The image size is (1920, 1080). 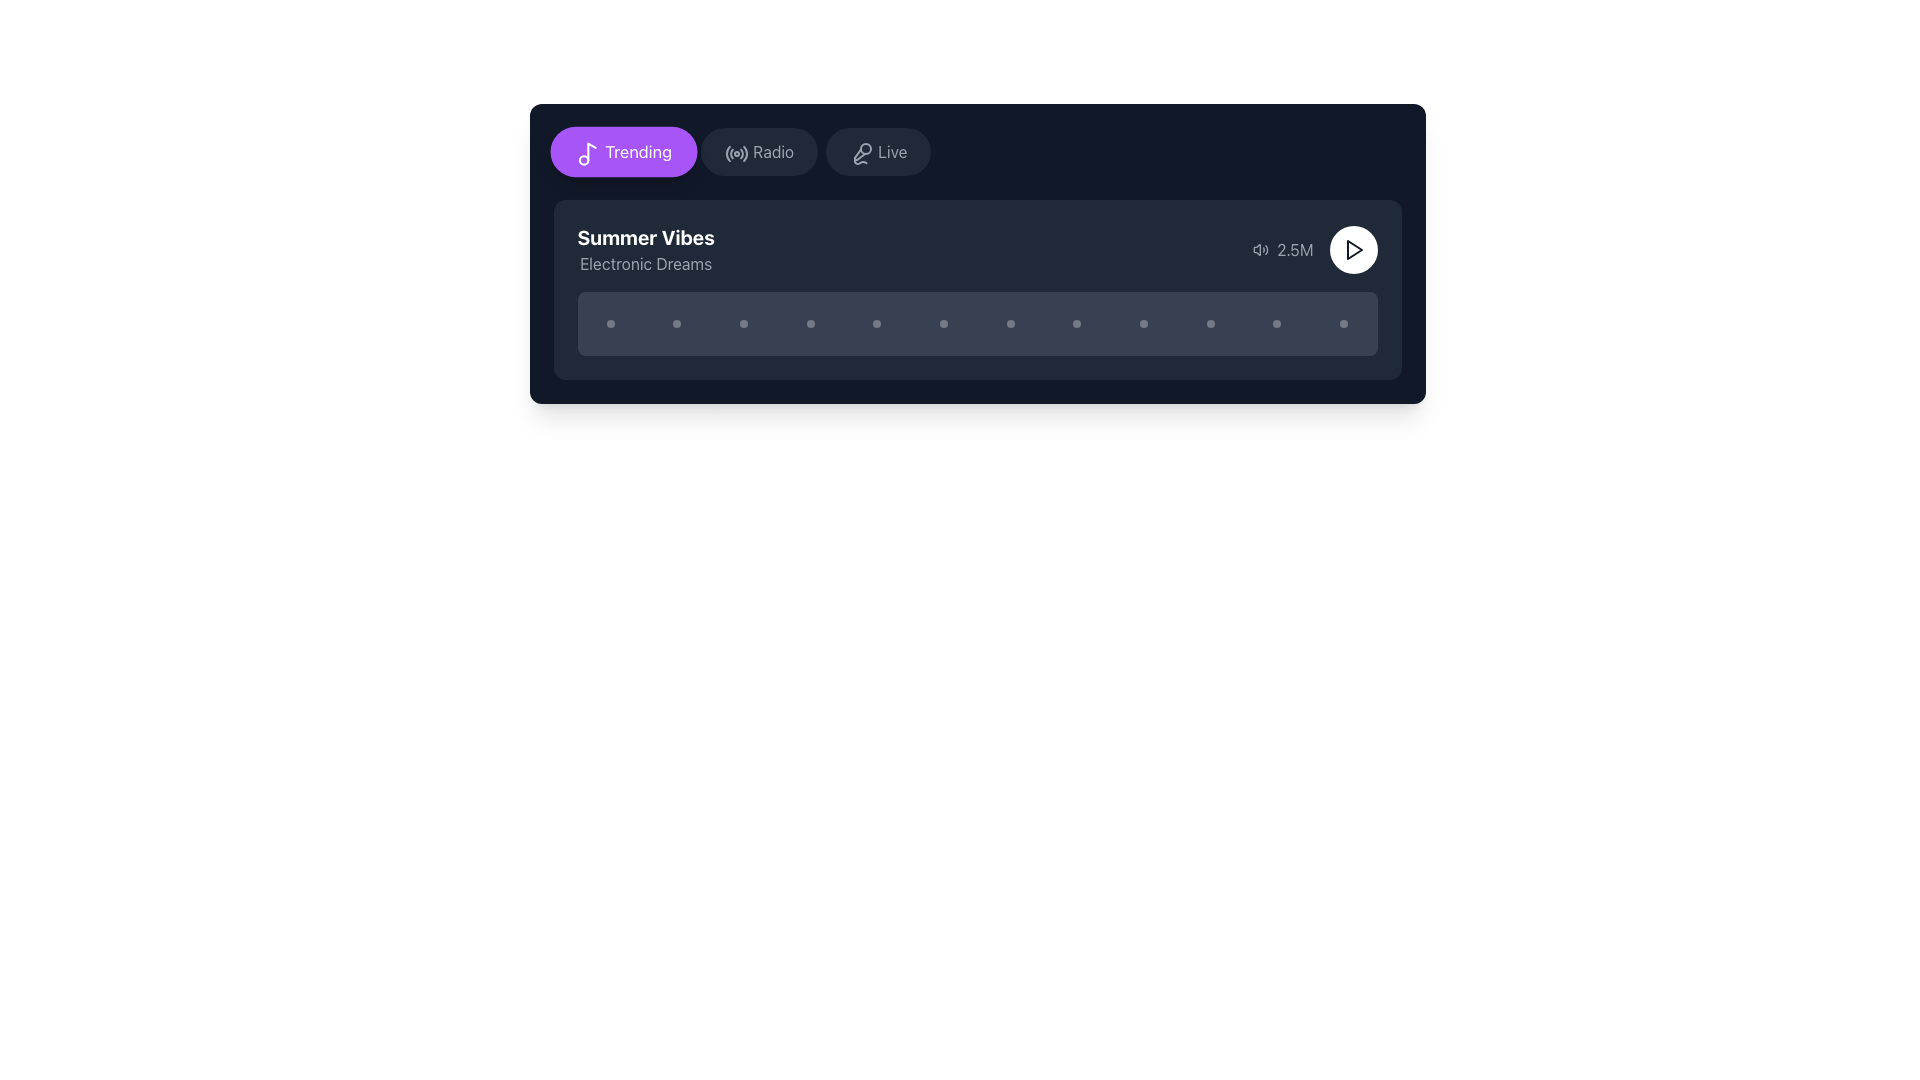 I want to click on the decorative SVG icon that enhances the visual identification of the 'Live' button located in the top-right section of the 'Live' button group in the horizontal navigation bar, so click(x=860, y=153).